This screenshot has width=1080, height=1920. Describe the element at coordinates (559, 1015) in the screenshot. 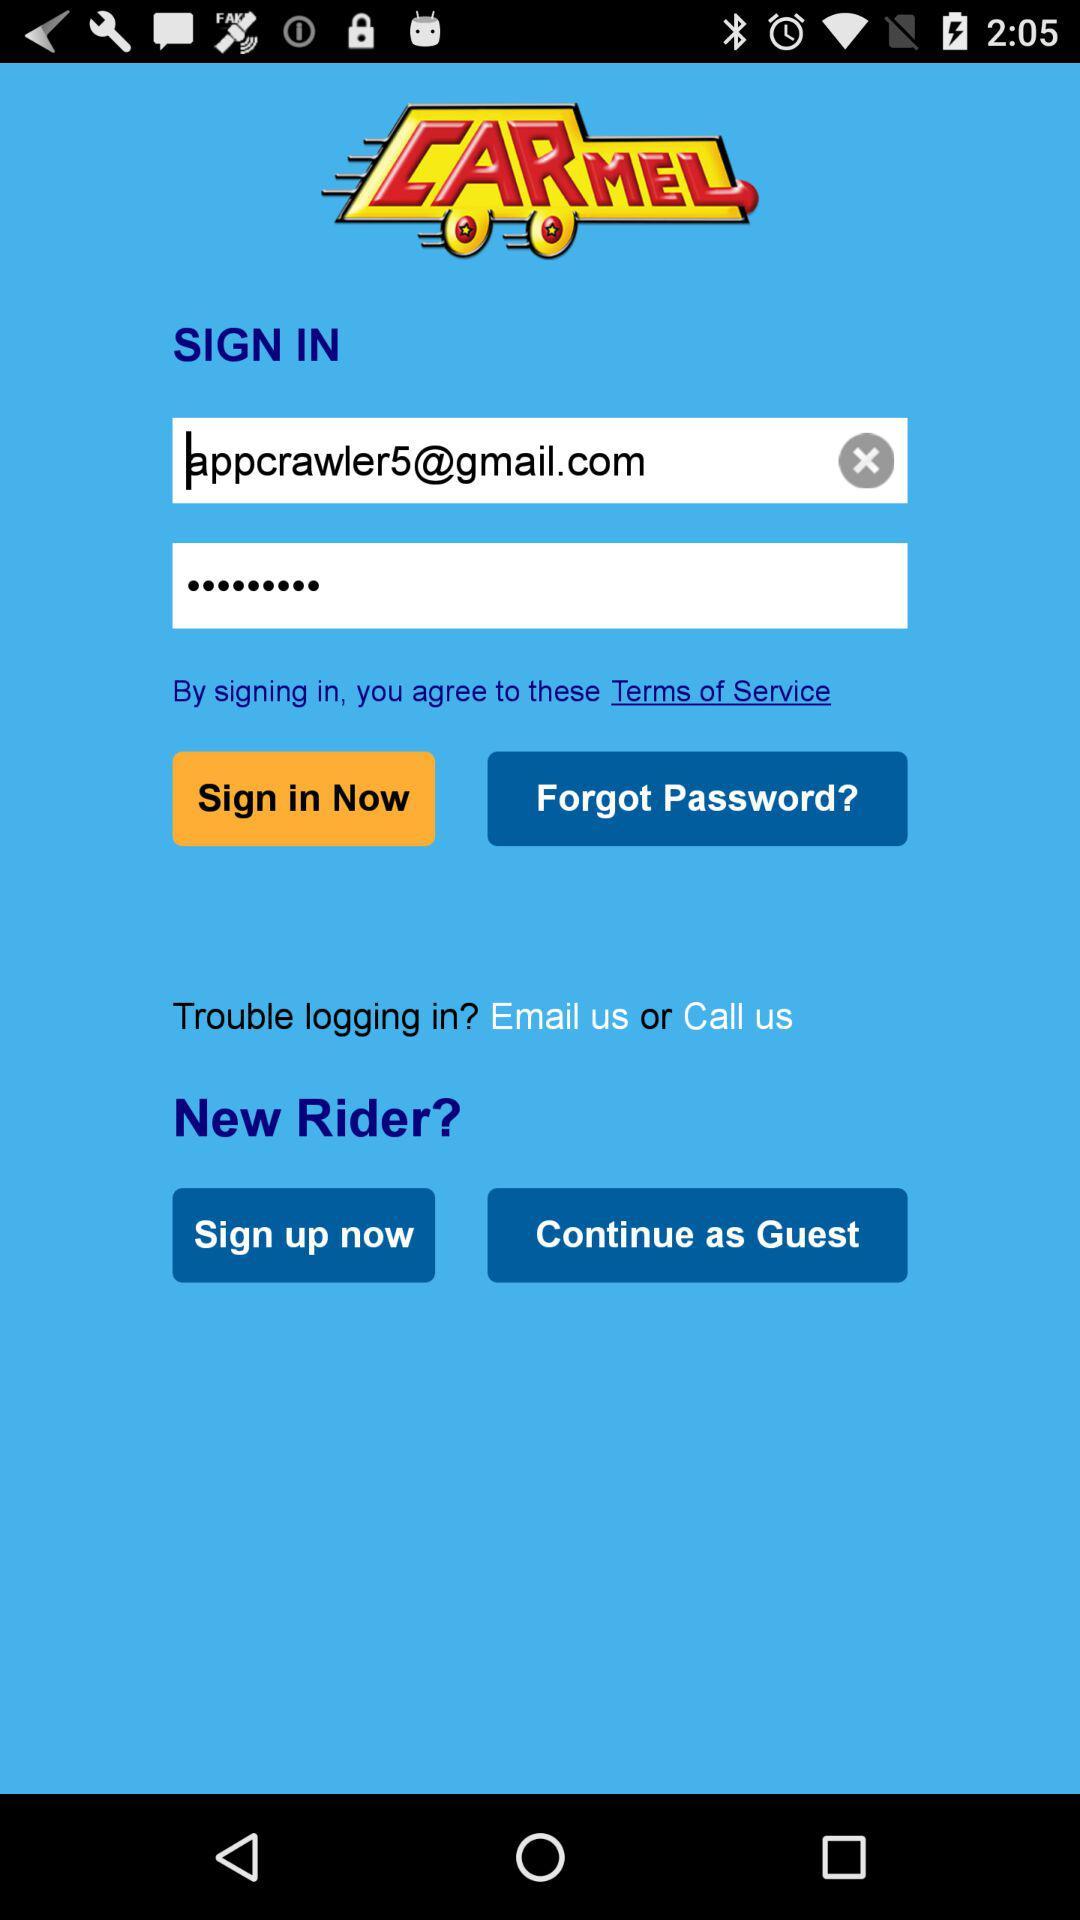

I see `the icon next to or item` at that location.